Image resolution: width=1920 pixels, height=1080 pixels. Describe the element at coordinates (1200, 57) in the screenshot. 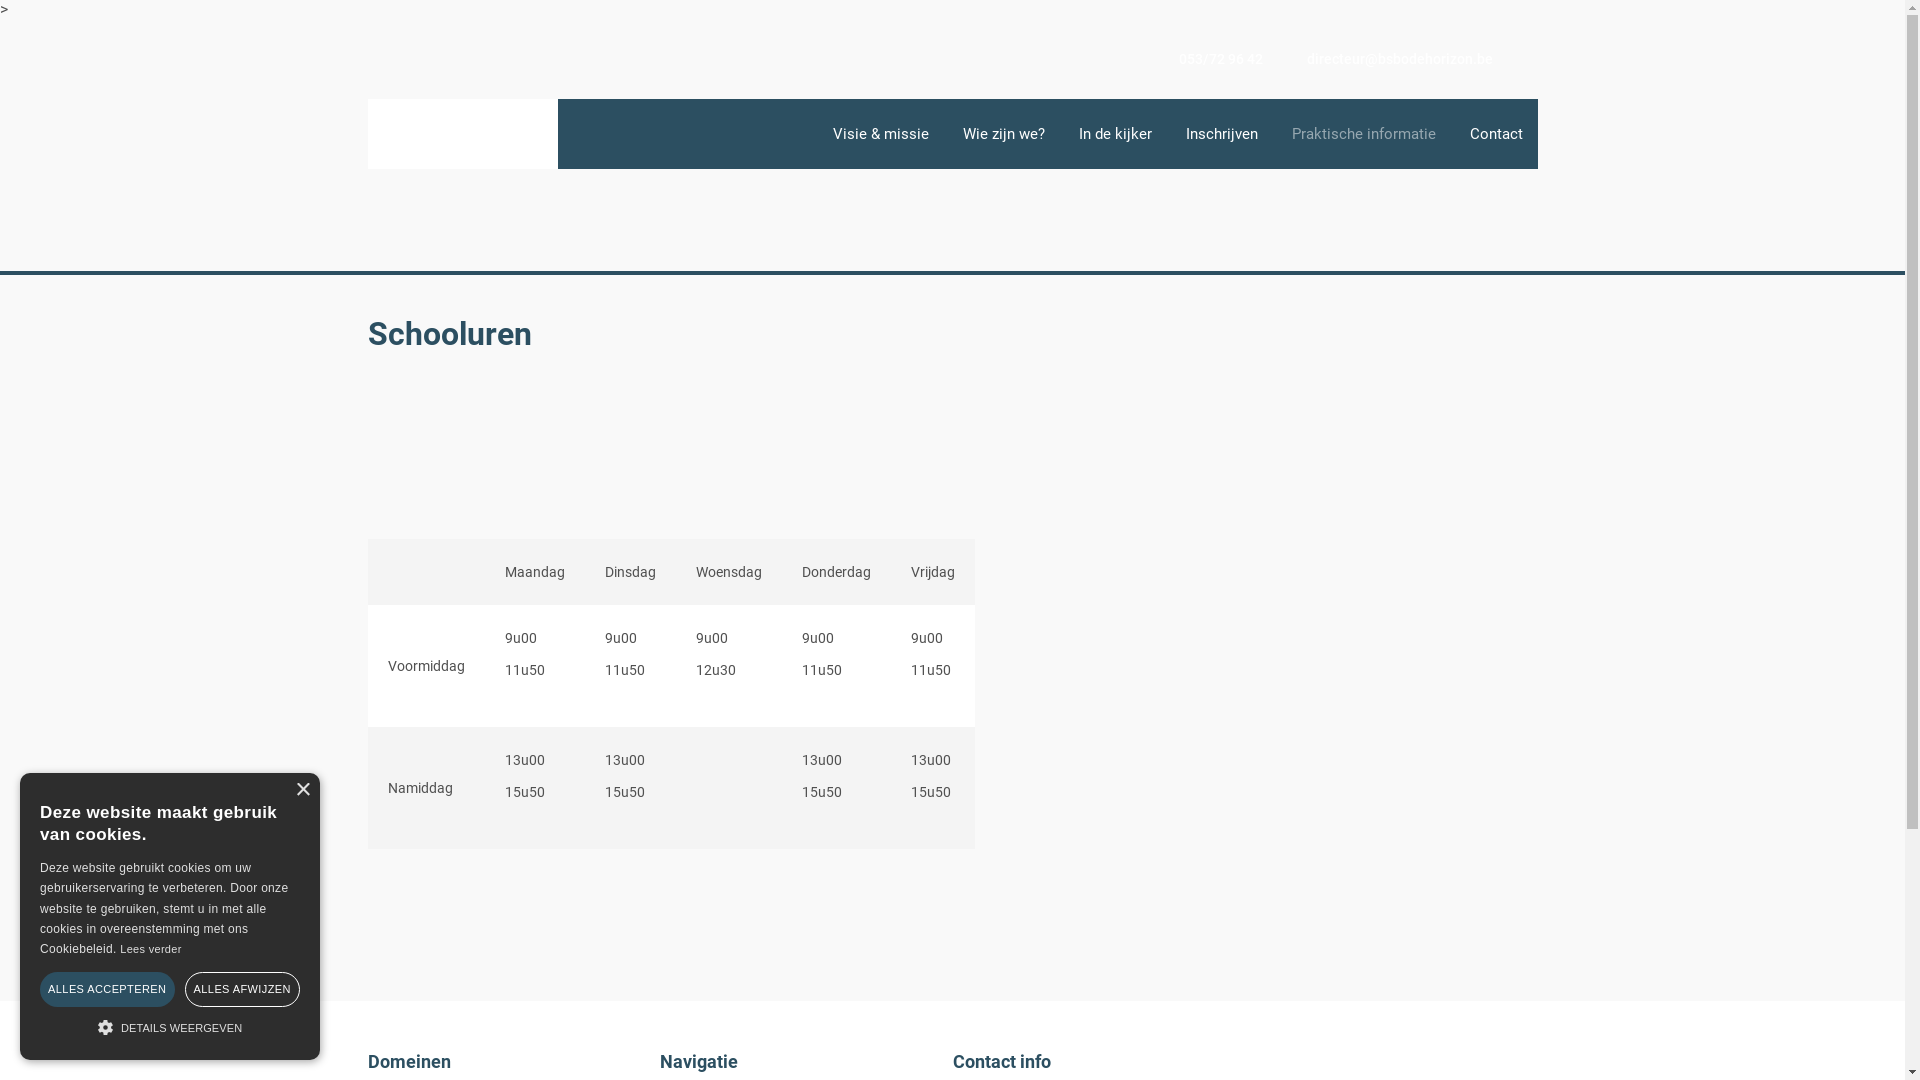

I see `'053/72 96 42'` at that location.